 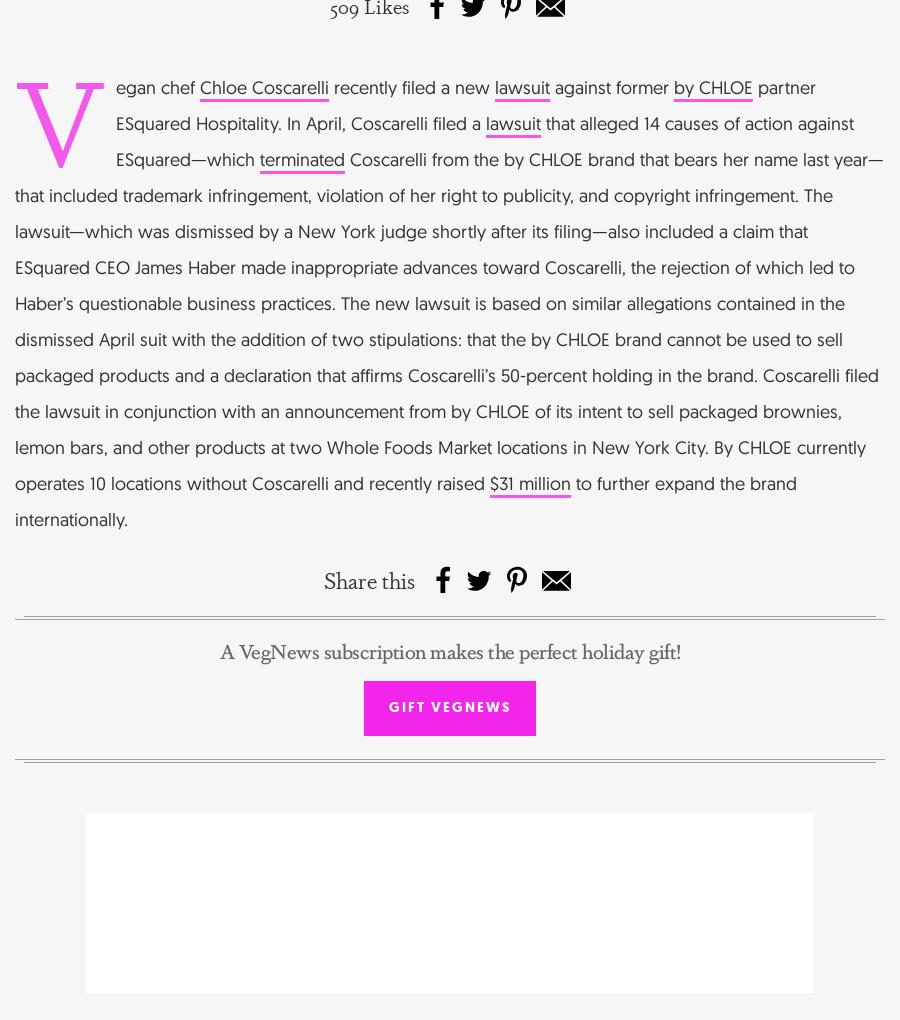 I want to click on '$31 million', so click(x=529, y=482).